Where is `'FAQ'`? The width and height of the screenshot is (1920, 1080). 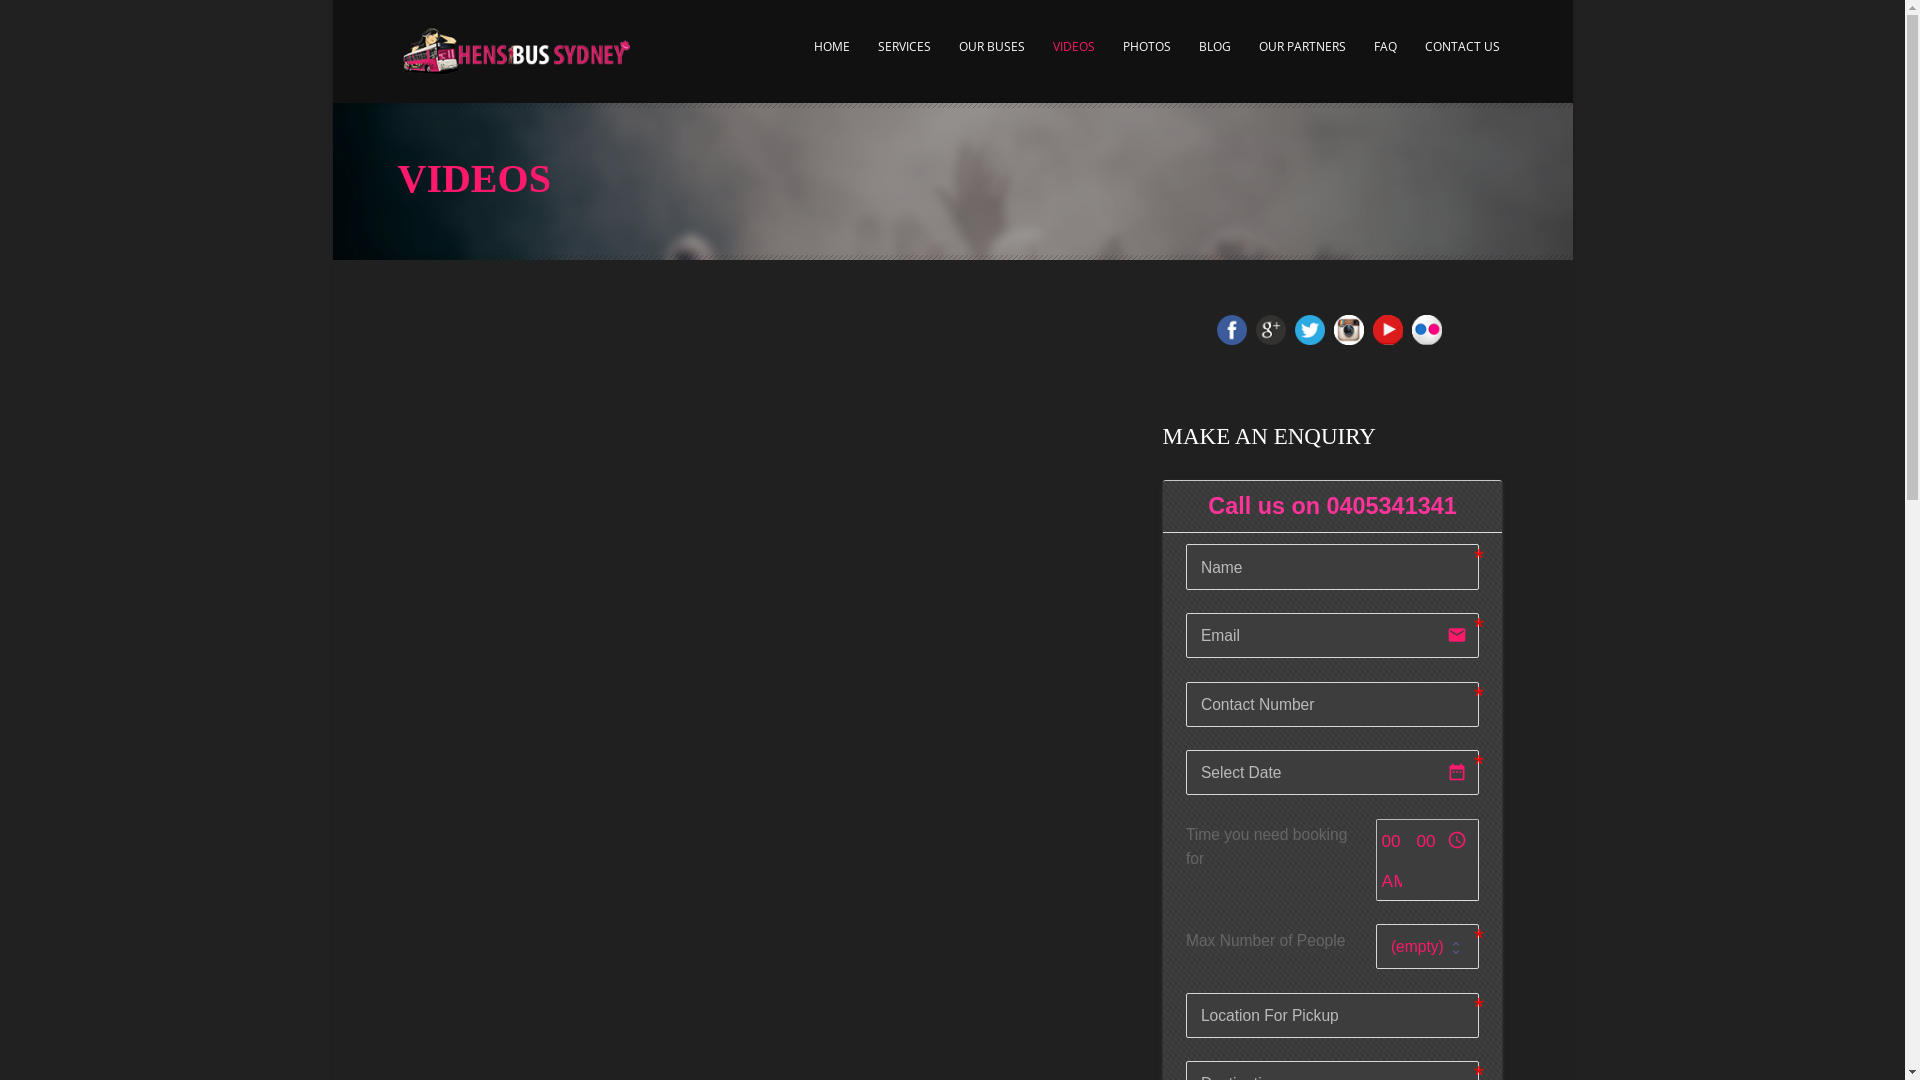 'FAQ' is located at coordinates (1367, 56).